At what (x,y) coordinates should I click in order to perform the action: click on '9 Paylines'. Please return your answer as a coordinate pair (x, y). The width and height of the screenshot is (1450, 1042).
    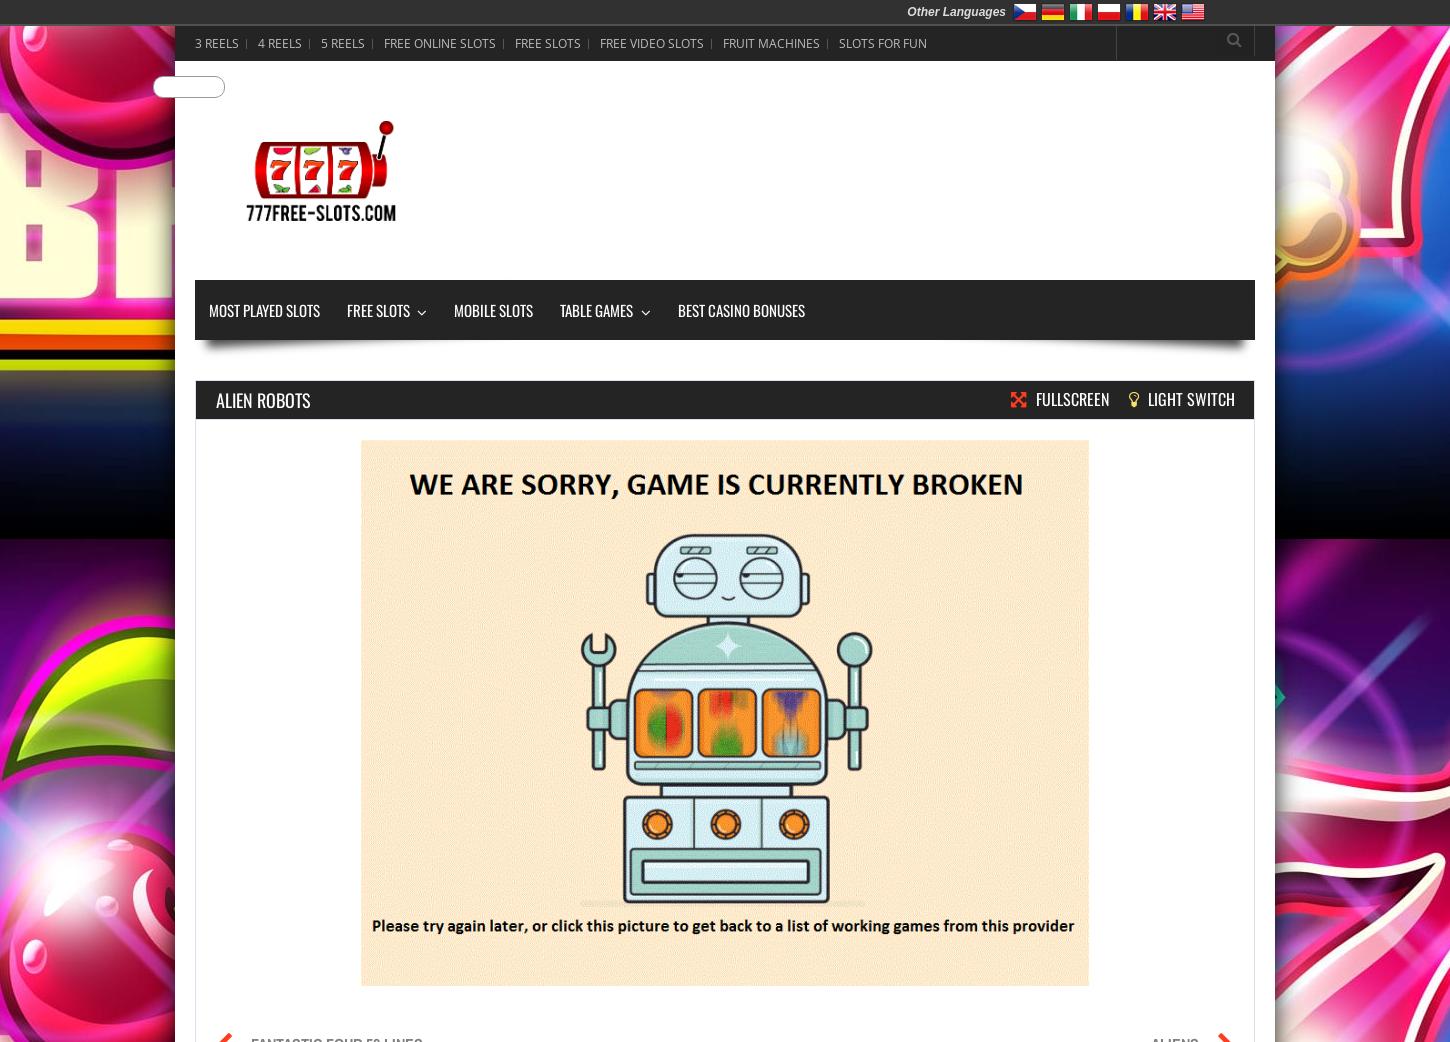
    Looking at the image, I should click on (372, 553).